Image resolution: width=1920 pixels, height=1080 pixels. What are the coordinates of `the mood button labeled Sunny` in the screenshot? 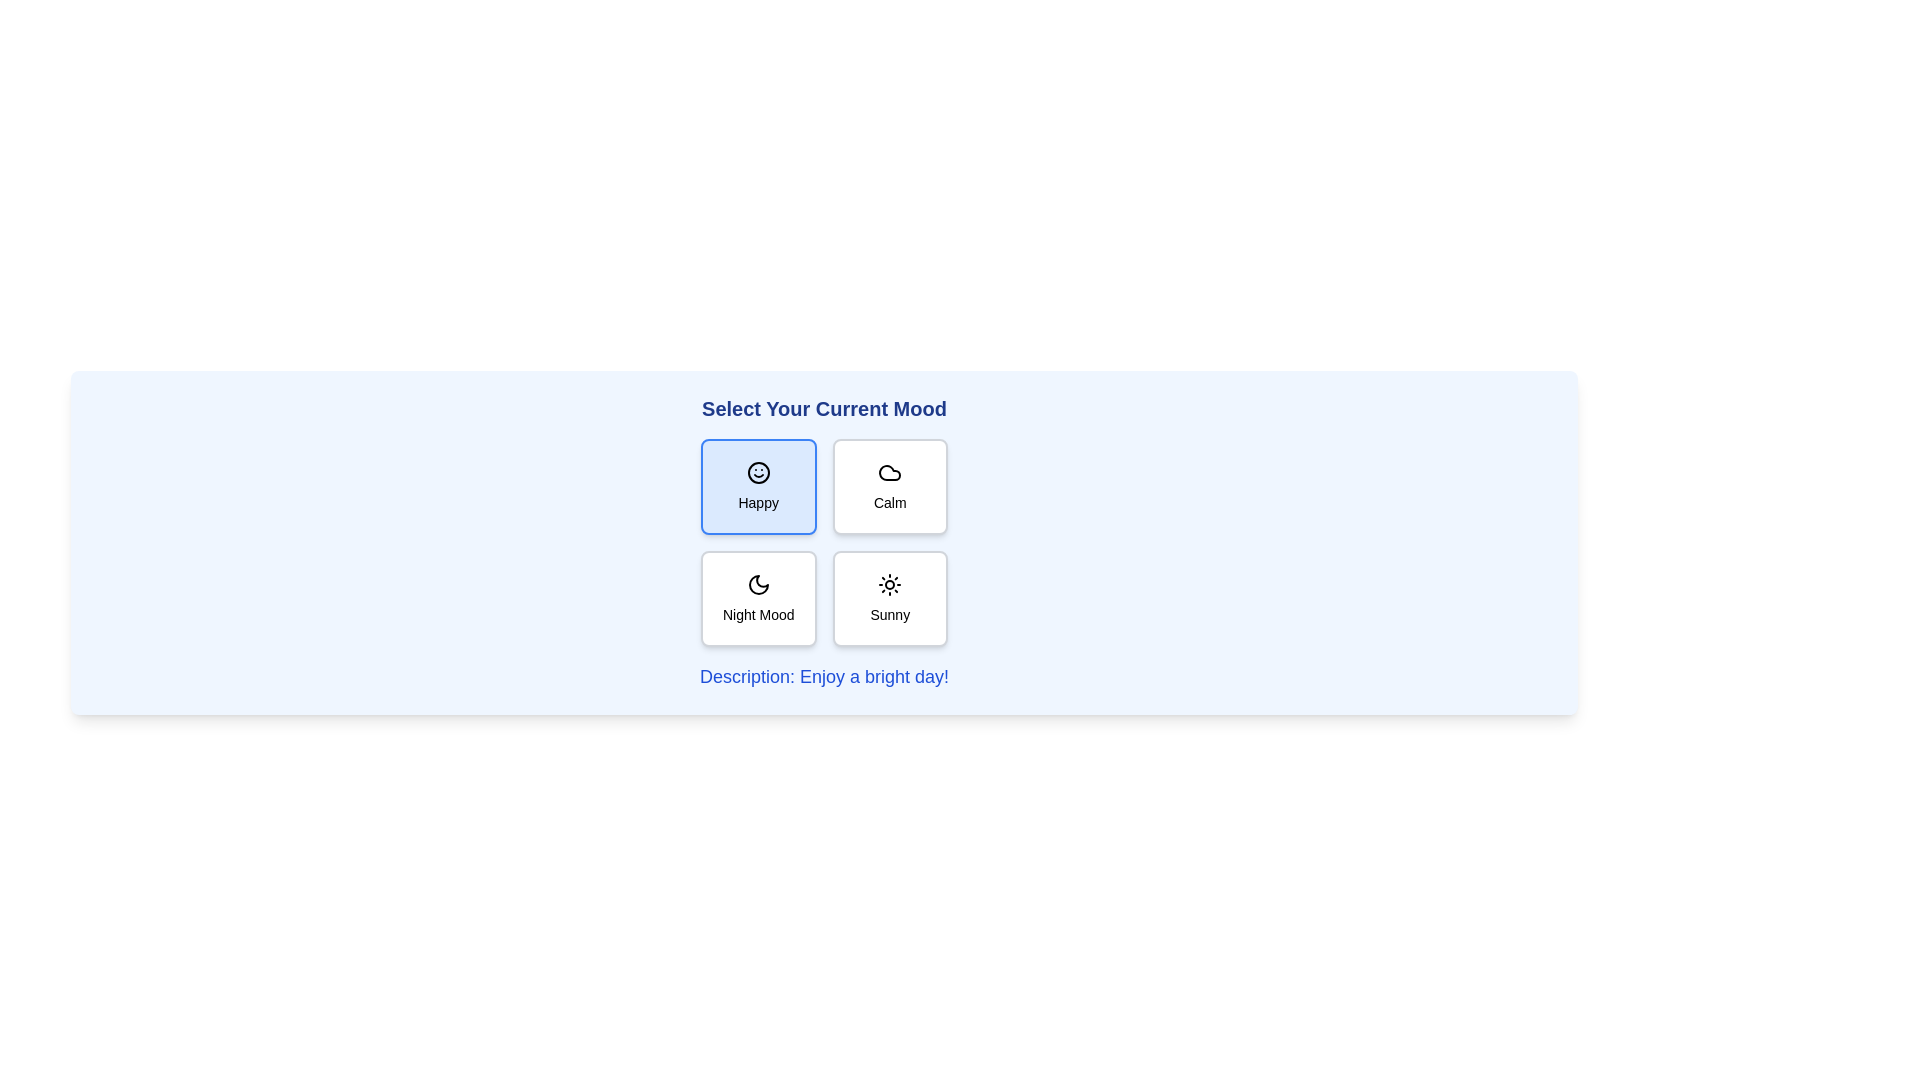 It's located at (889, 597).